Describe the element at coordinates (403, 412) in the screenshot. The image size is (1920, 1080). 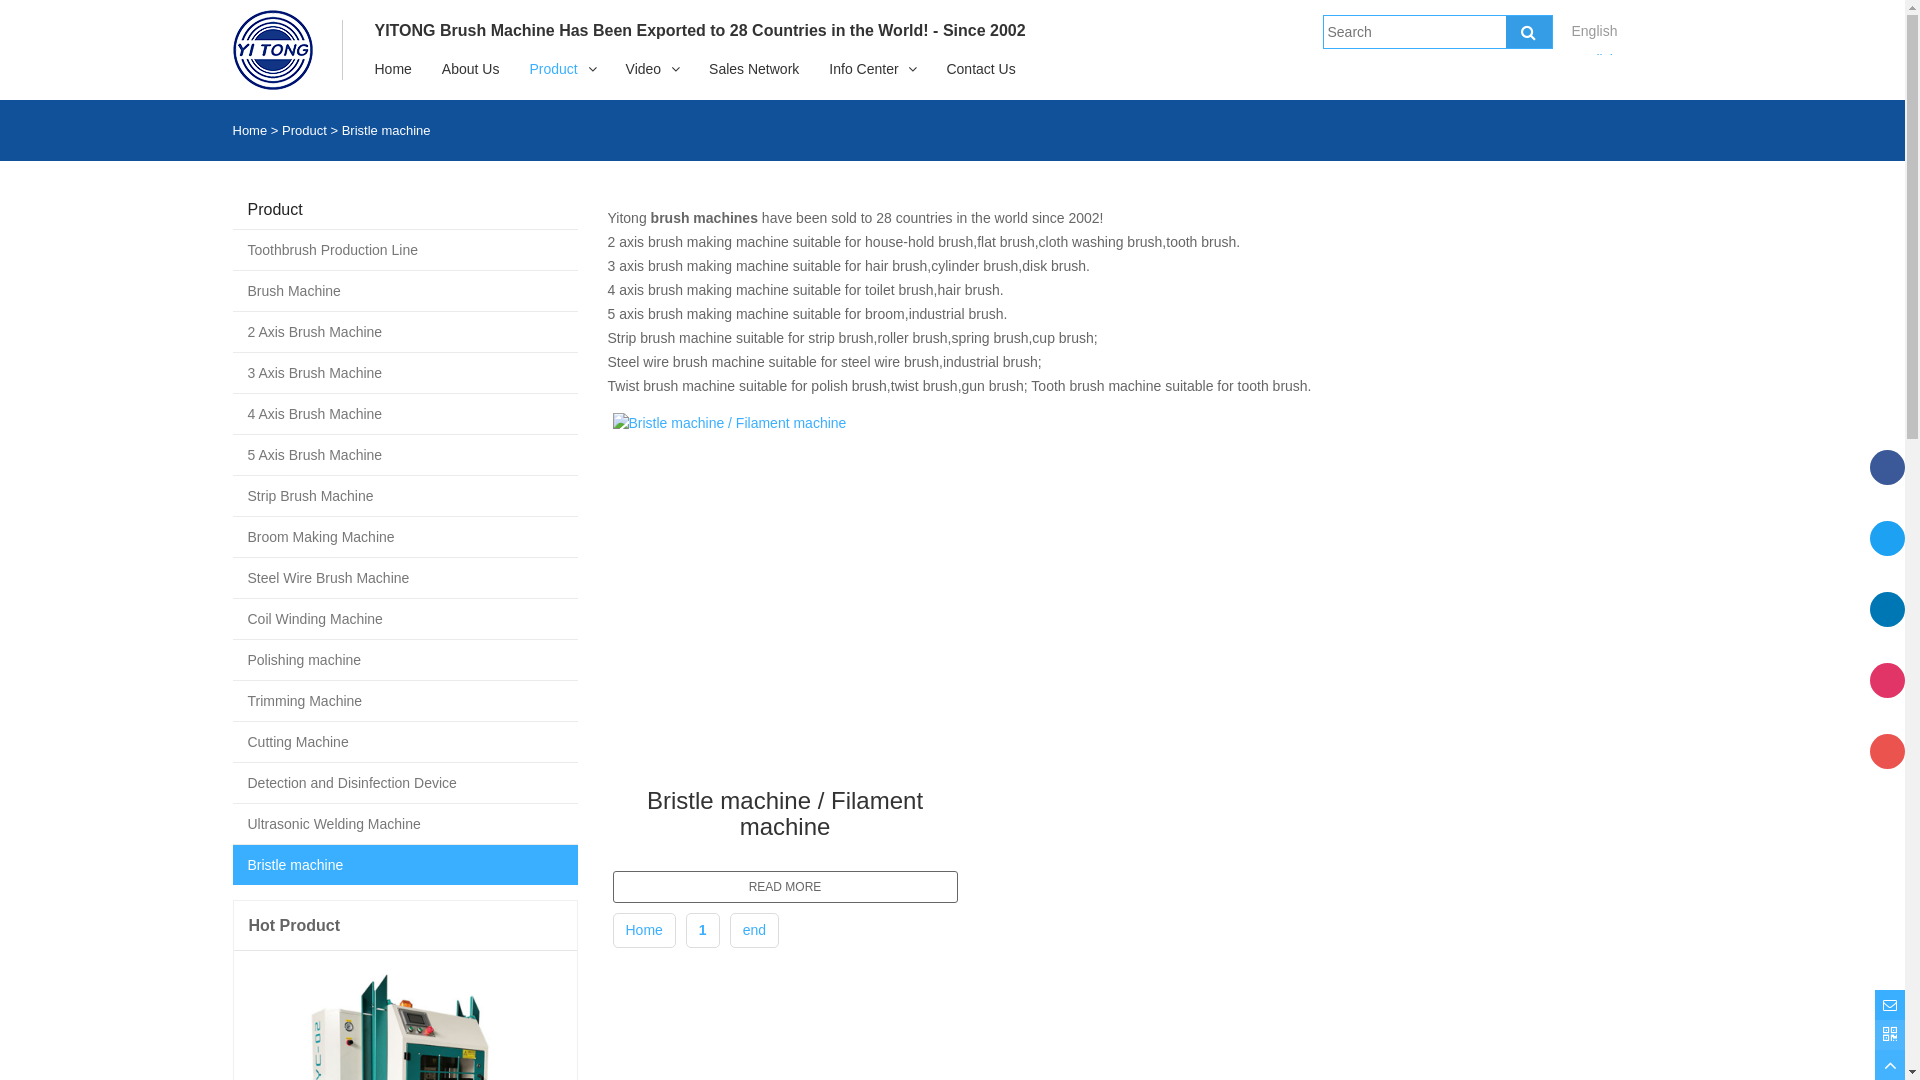
I see `'4 Axis Brush Machine'` at that location.